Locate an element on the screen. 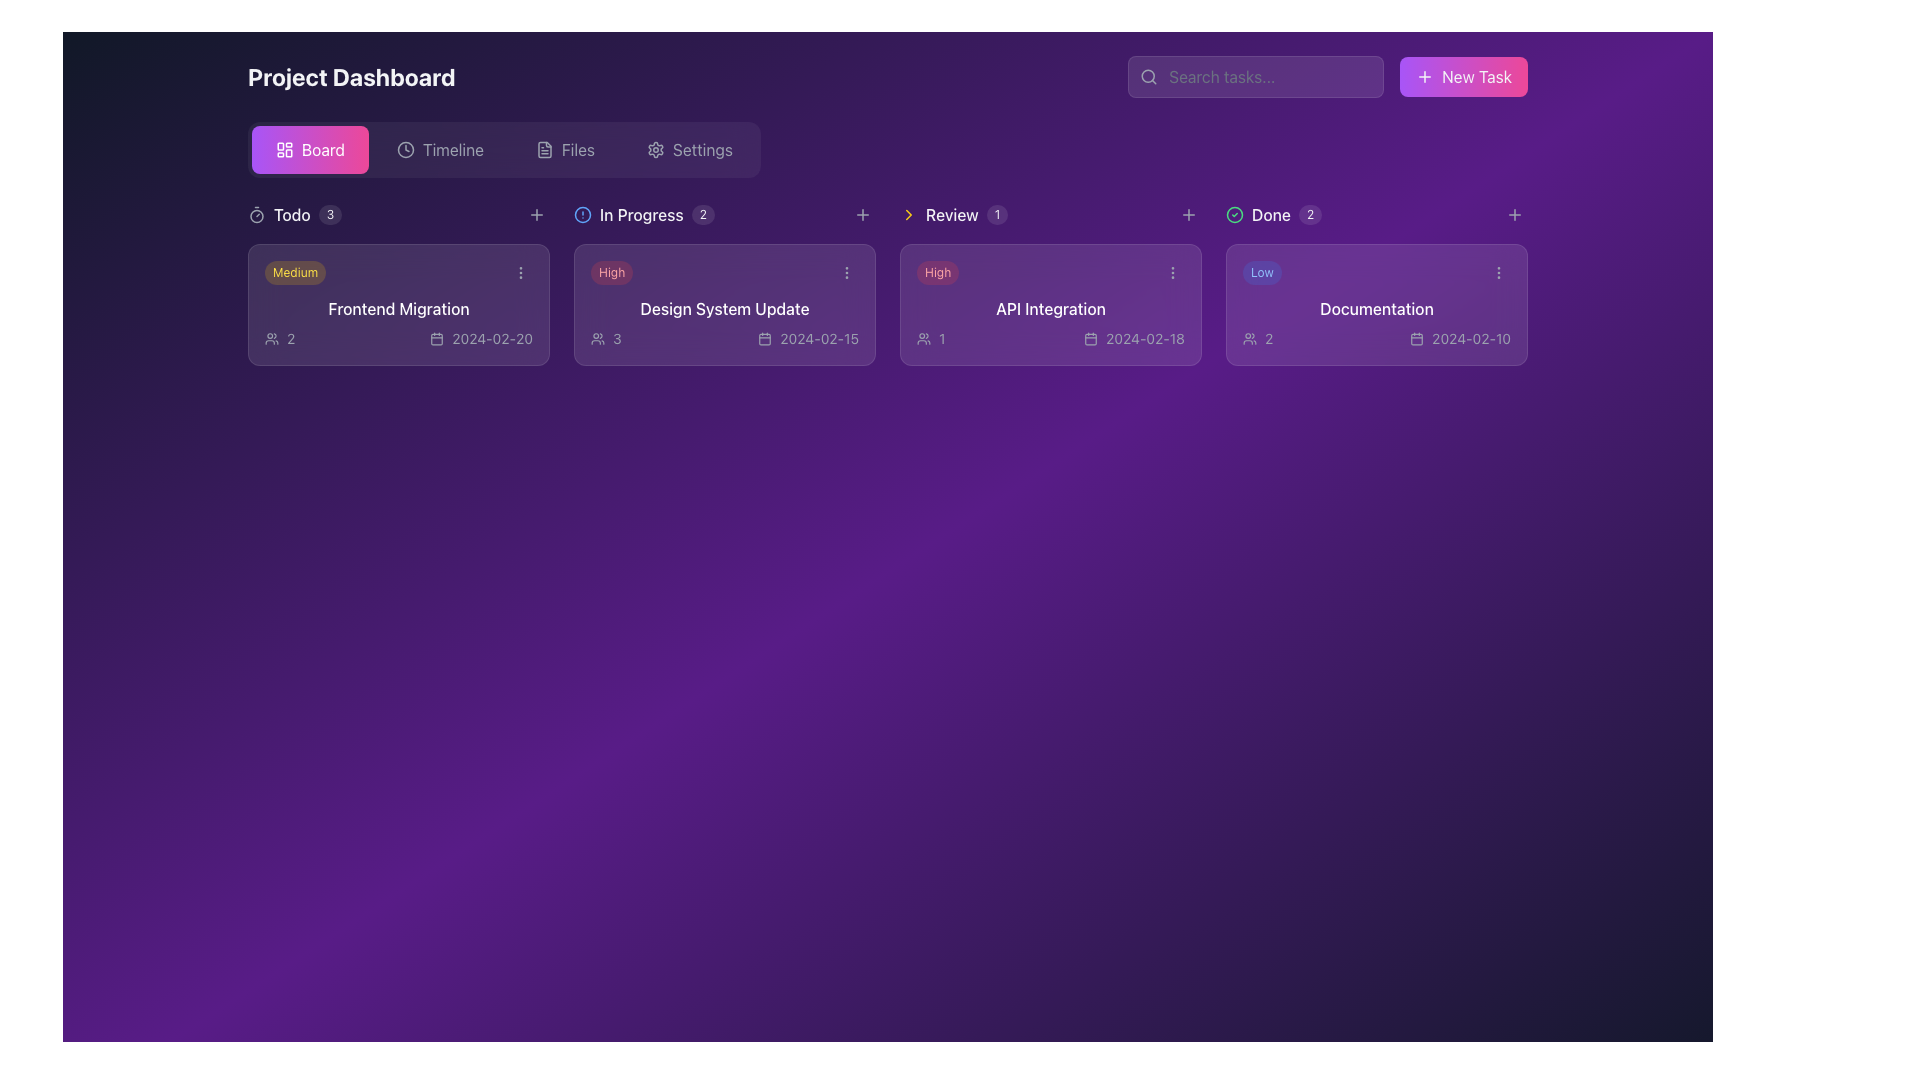 The image size is (1920, 1080). the dashboard icon within the 'Board' button, which is styled with a gradient fill and located next to the text 'Board' is located at coordinates (283, 149).